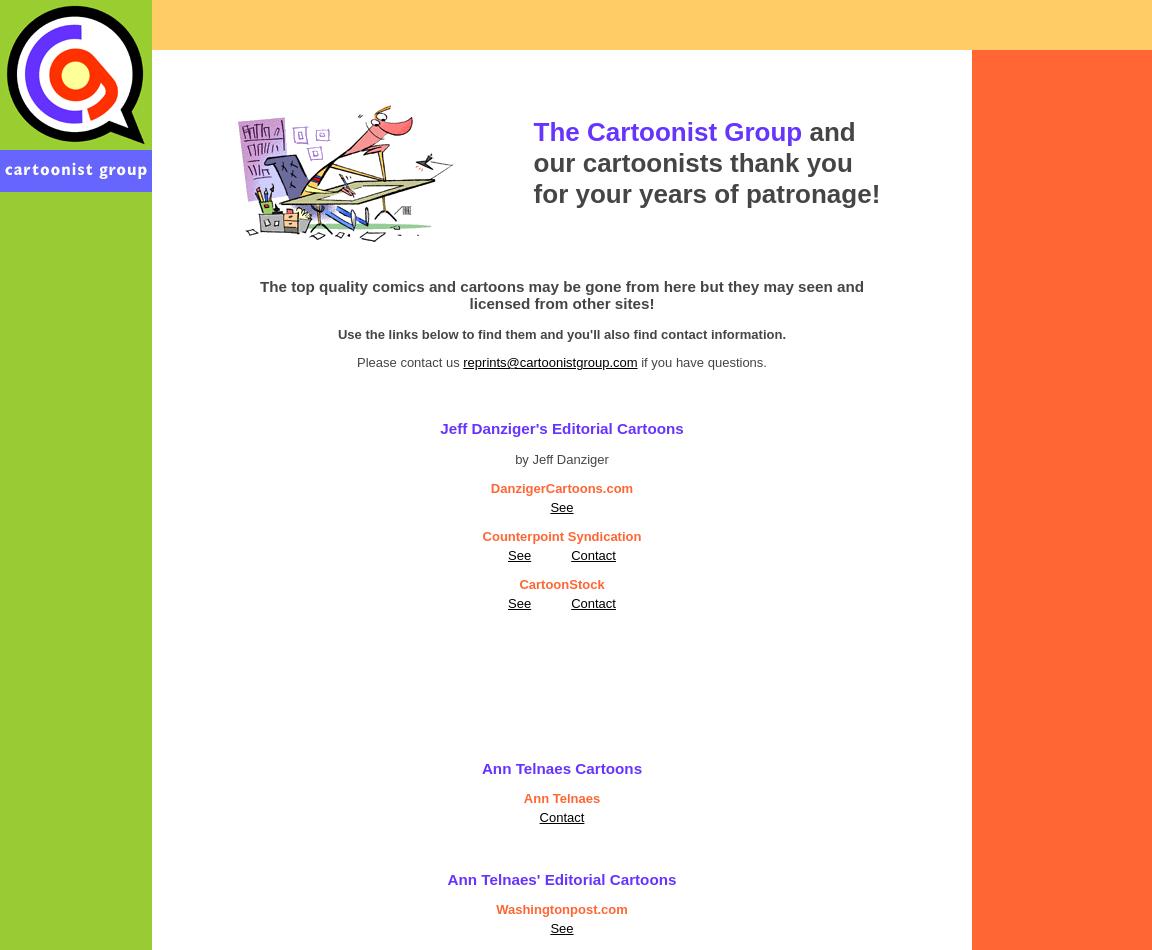  What do you see at coordinates (561, 767) in the screenshot?
I see `'Ann Telnaes Cartoons'` at bounding box center [561, 767].